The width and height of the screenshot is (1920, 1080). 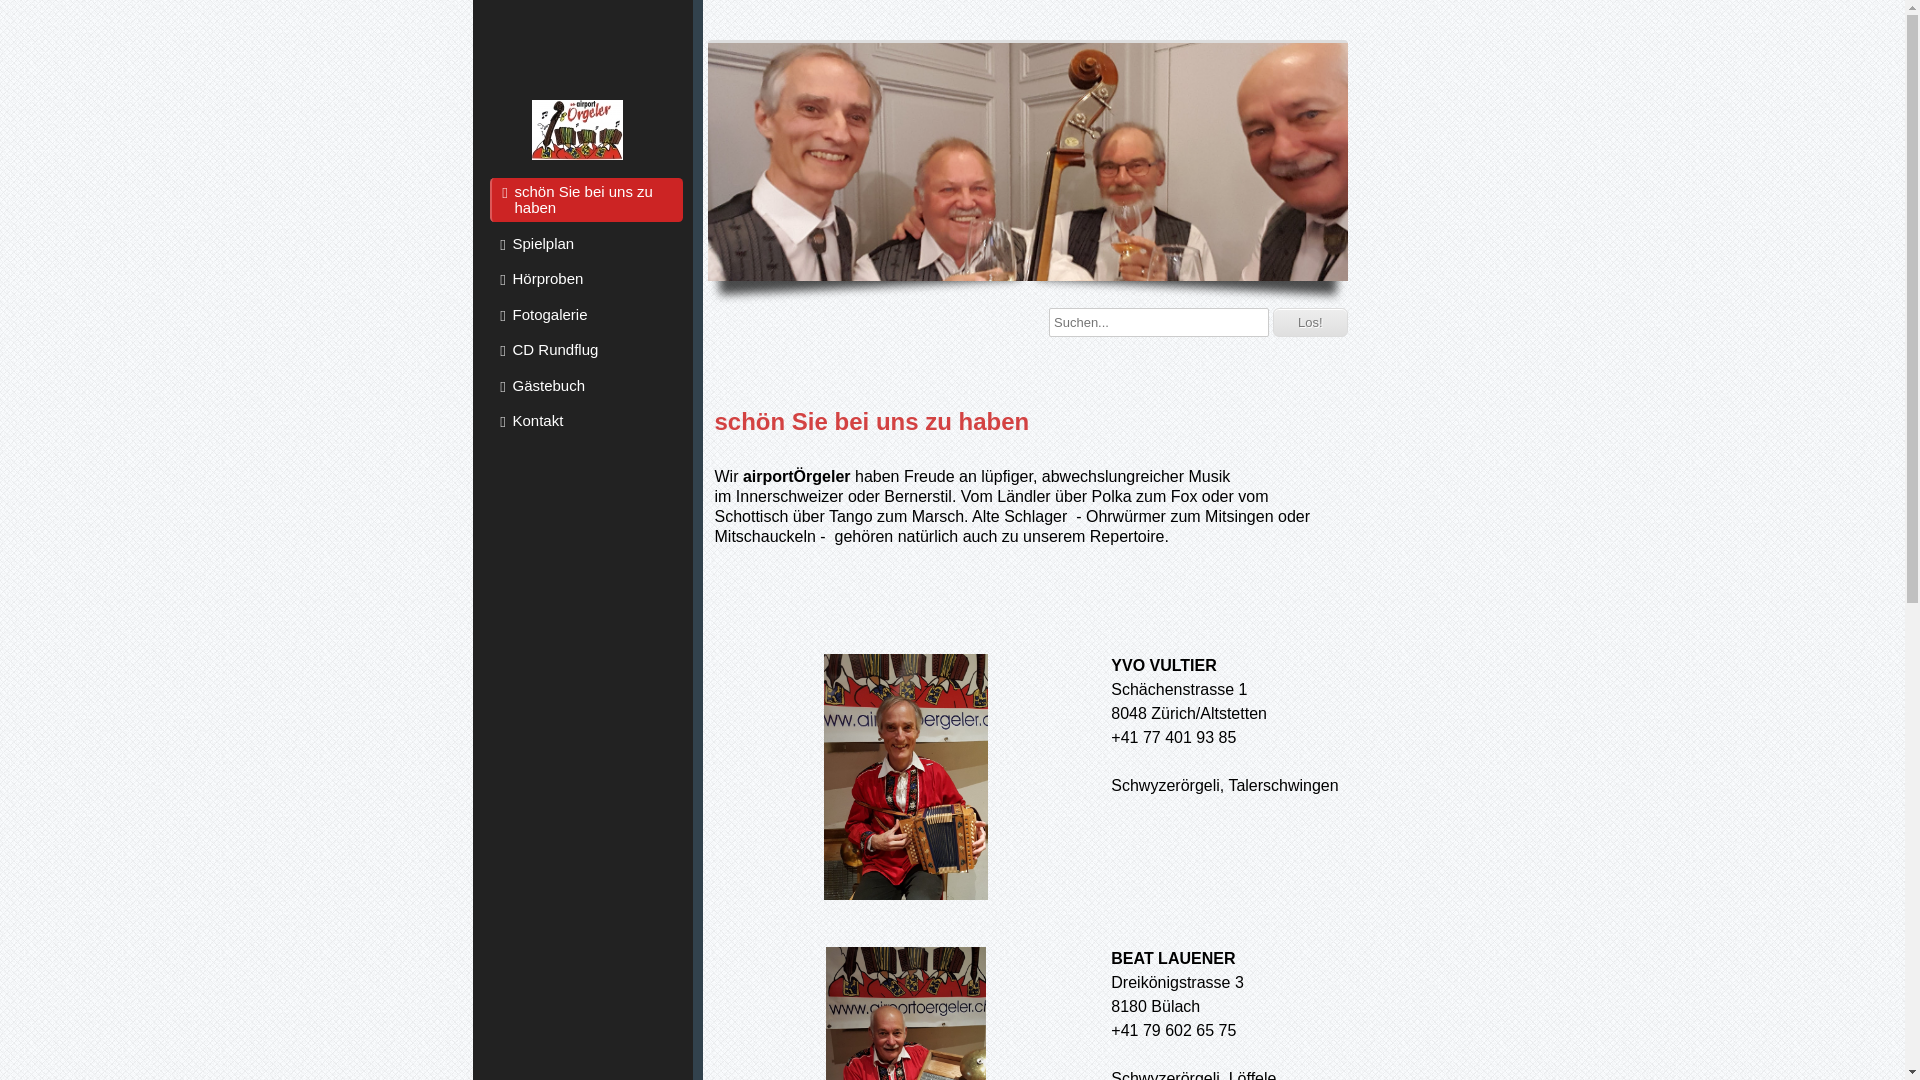 I want to click on 'Fotogalerie', so click(x=585, y=313).